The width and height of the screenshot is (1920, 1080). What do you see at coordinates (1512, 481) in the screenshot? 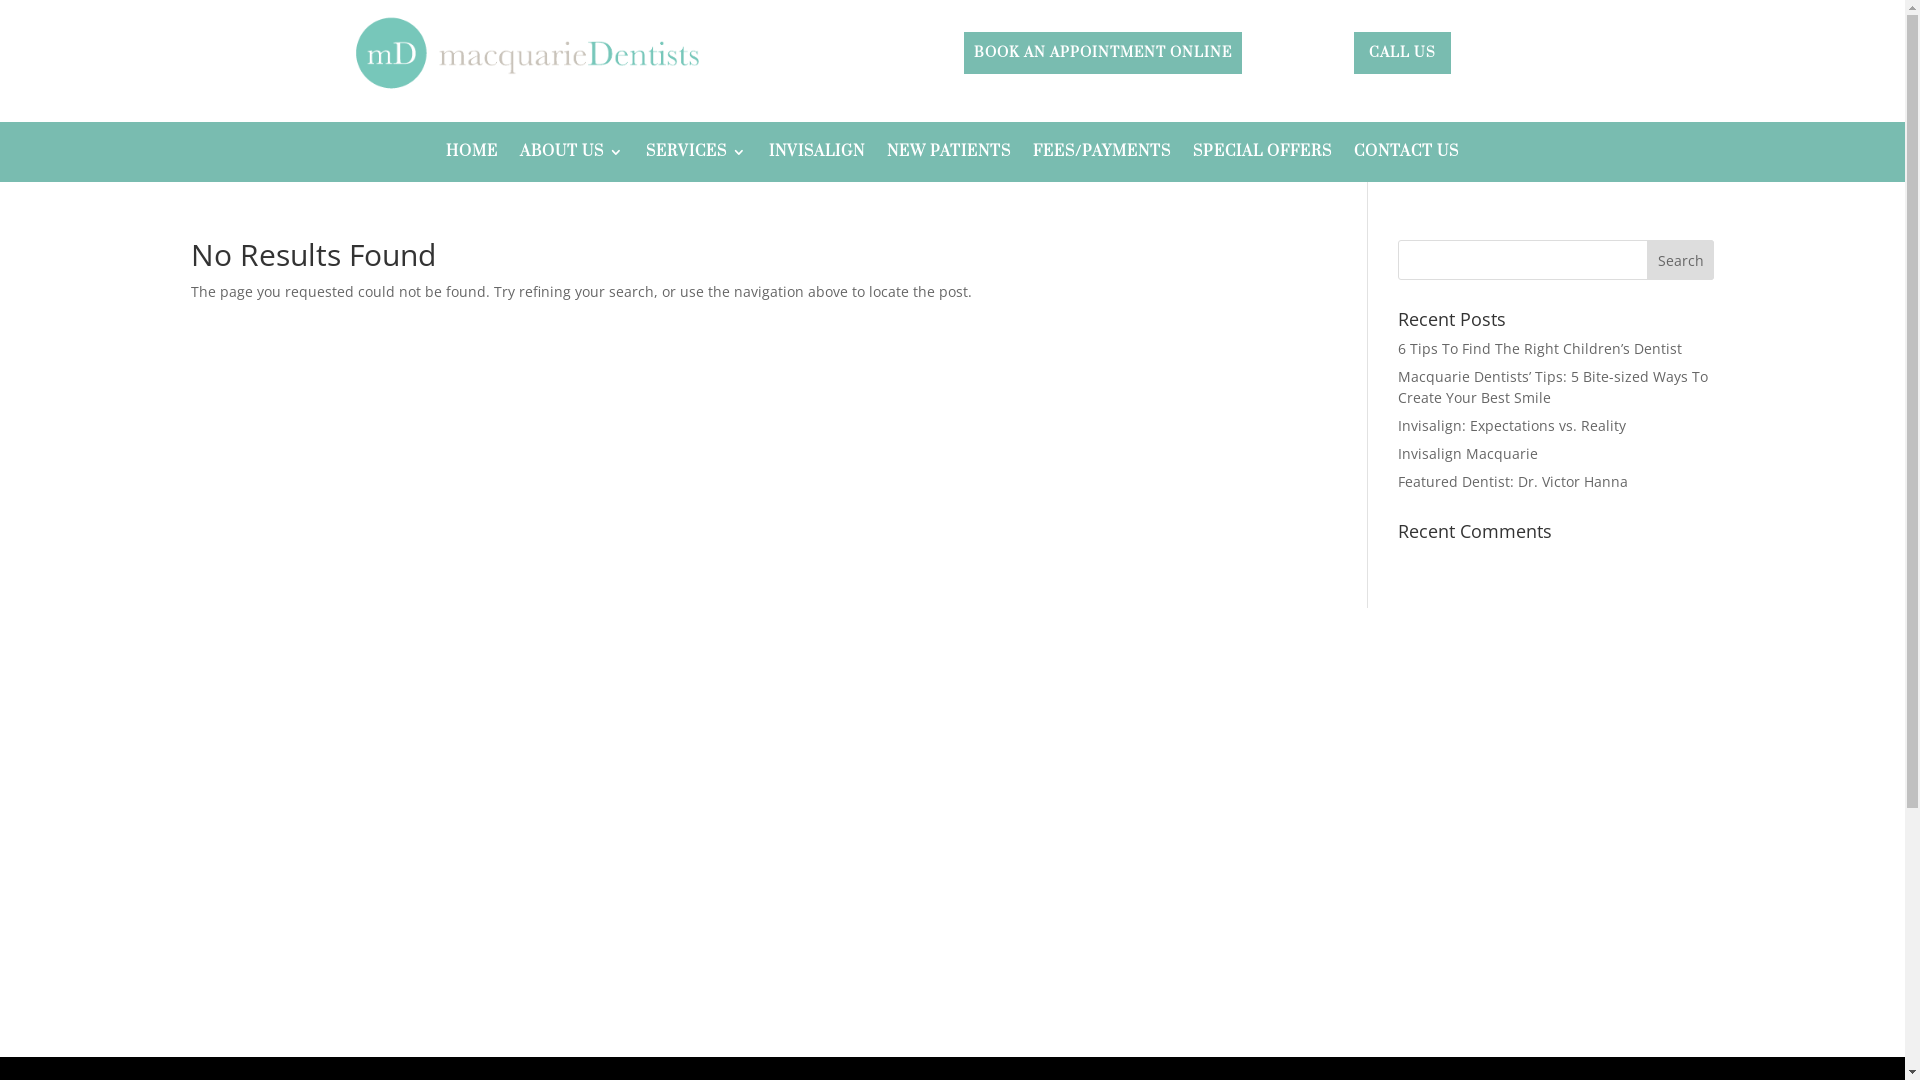
I see `'Featured Dentist: Dr. Victor Hanna'` at bounding box center [1512, 481].